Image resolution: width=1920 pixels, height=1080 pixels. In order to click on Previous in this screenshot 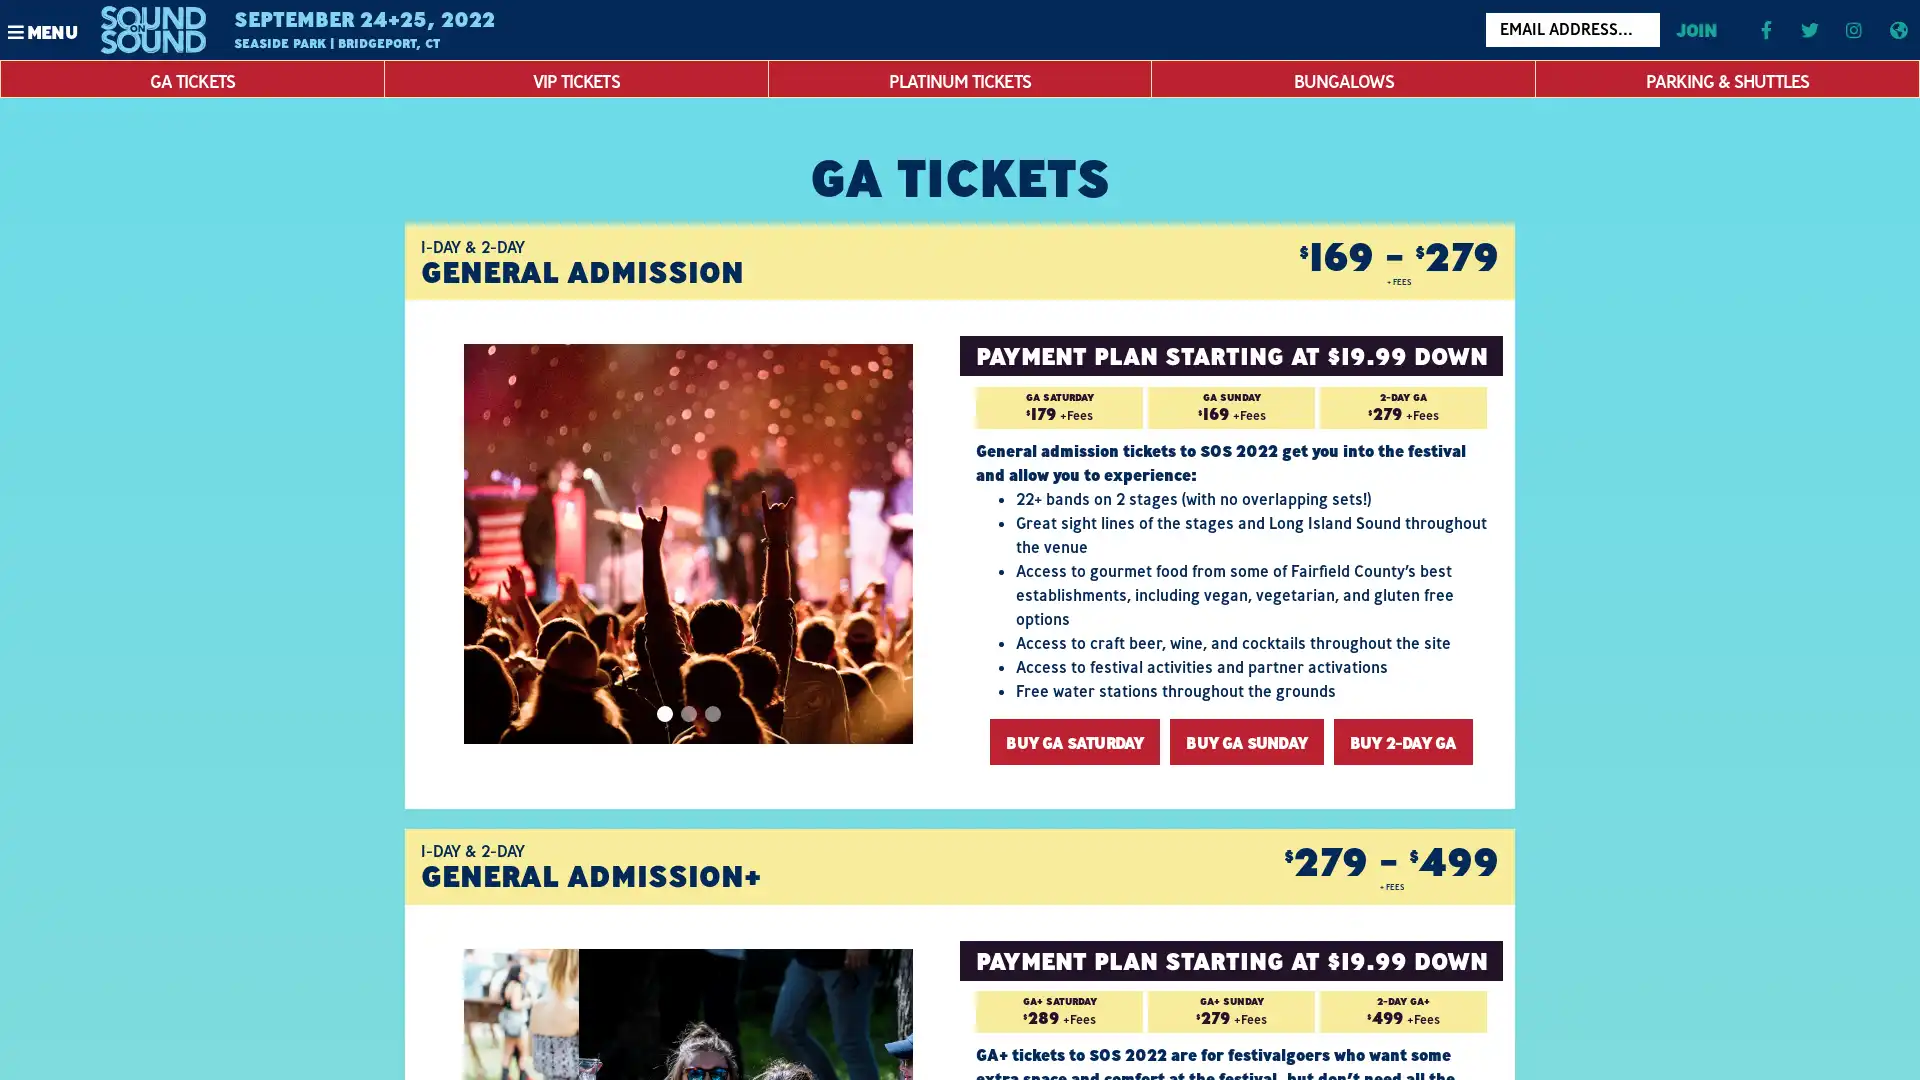, I will do `click(485, 543)`.